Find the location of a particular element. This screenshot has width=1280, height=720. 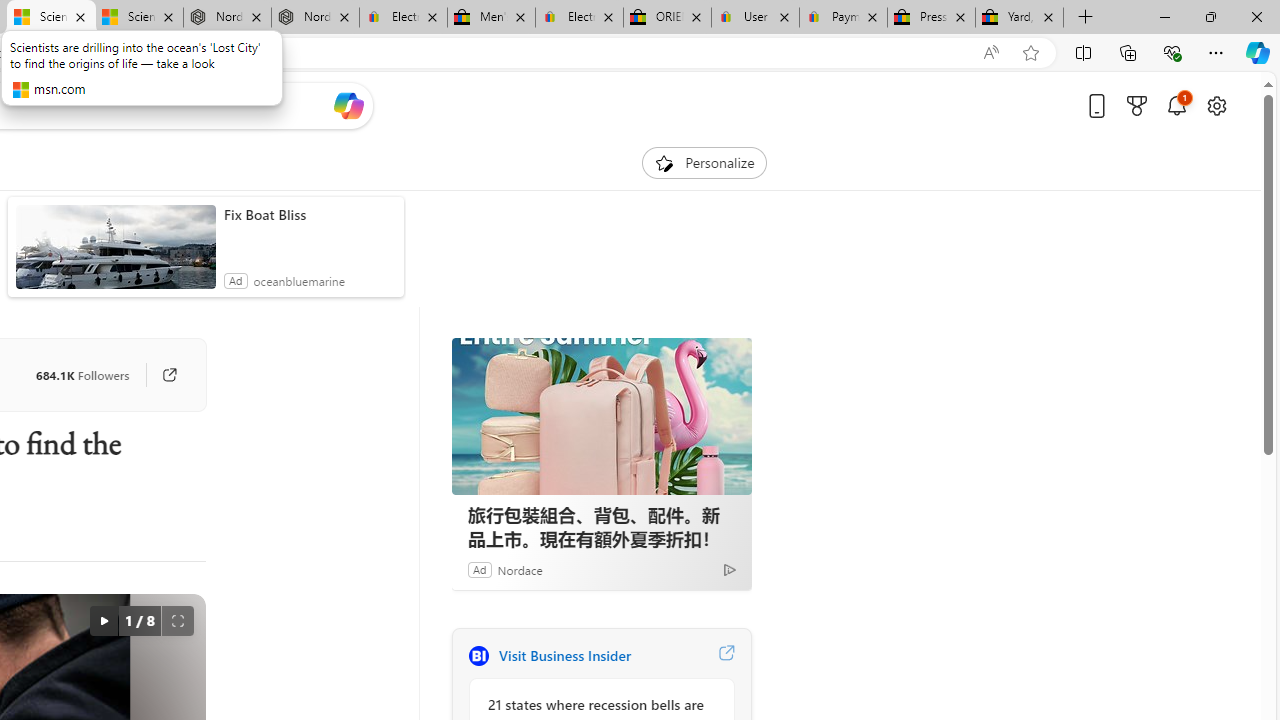

'anim-content' is located at coordinates (114, 254).